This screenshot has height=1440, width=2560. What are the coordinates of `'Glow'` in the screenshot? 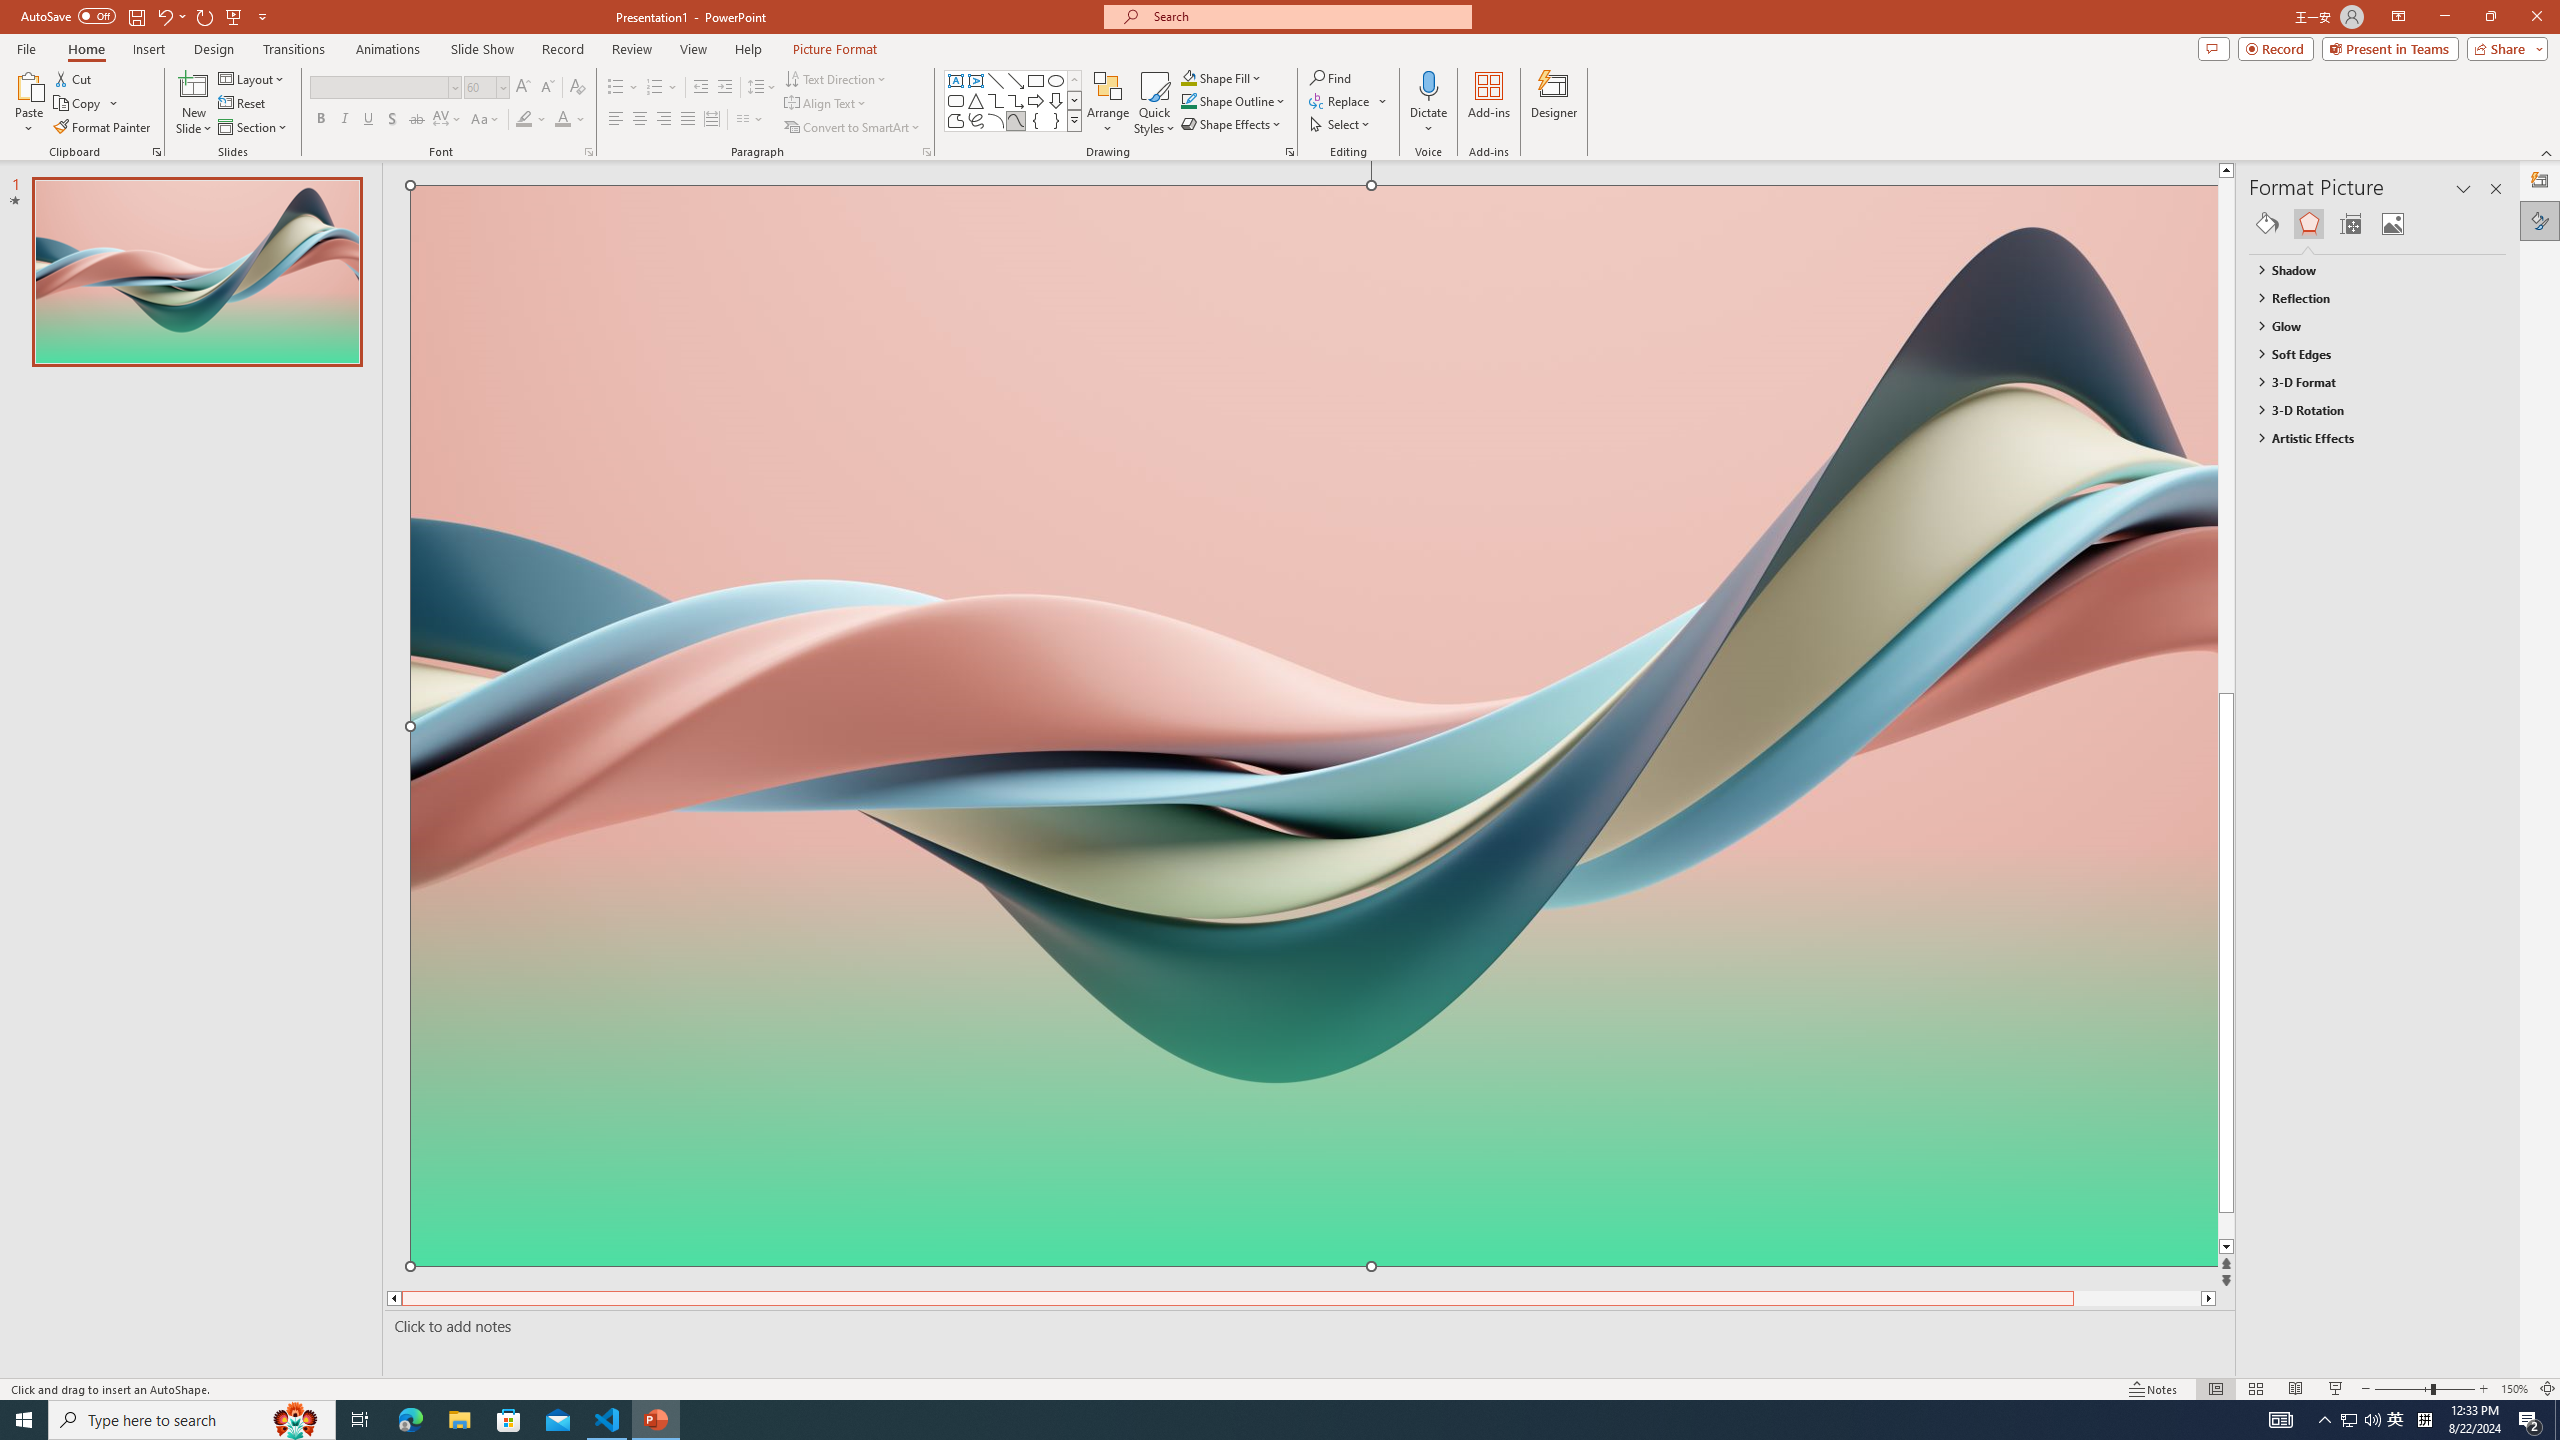 It's located at (2368, 325).